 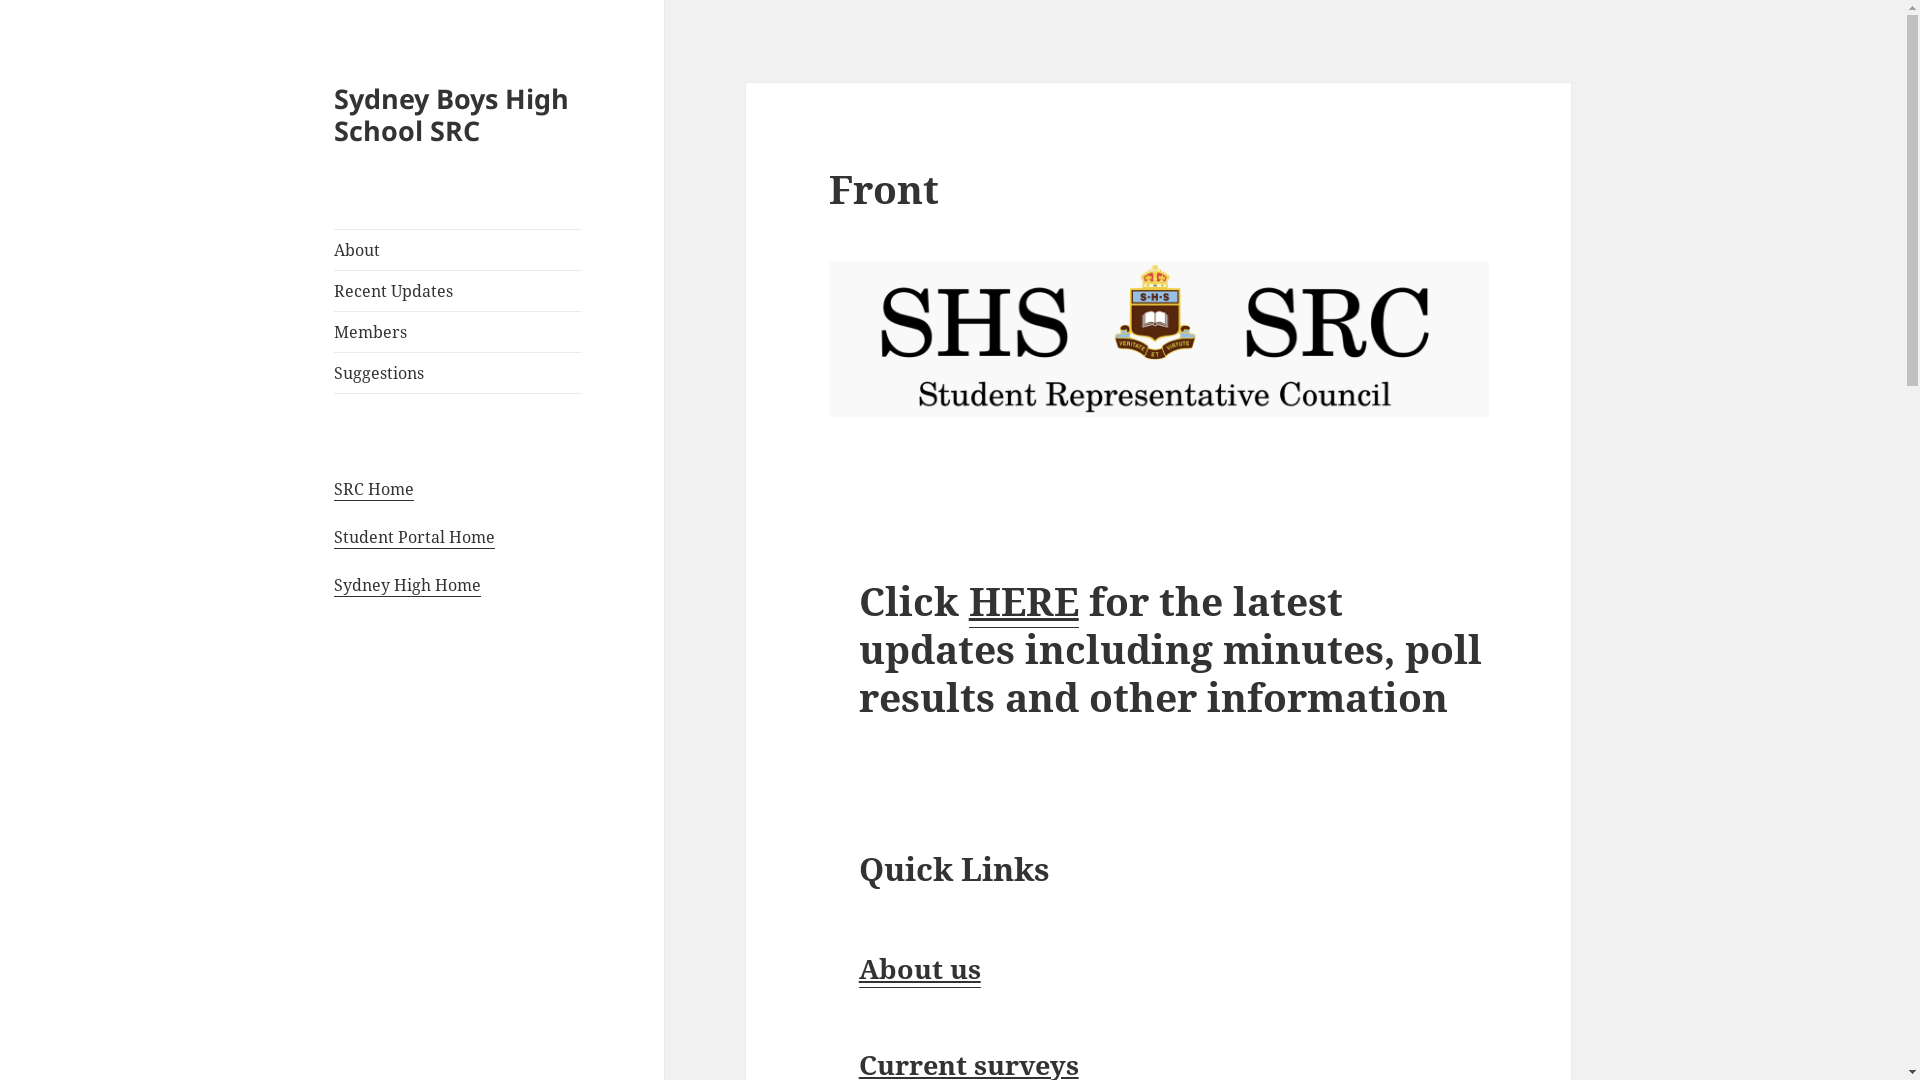 I want to click on 'Sydney High Home', so click(x=406, y=585).